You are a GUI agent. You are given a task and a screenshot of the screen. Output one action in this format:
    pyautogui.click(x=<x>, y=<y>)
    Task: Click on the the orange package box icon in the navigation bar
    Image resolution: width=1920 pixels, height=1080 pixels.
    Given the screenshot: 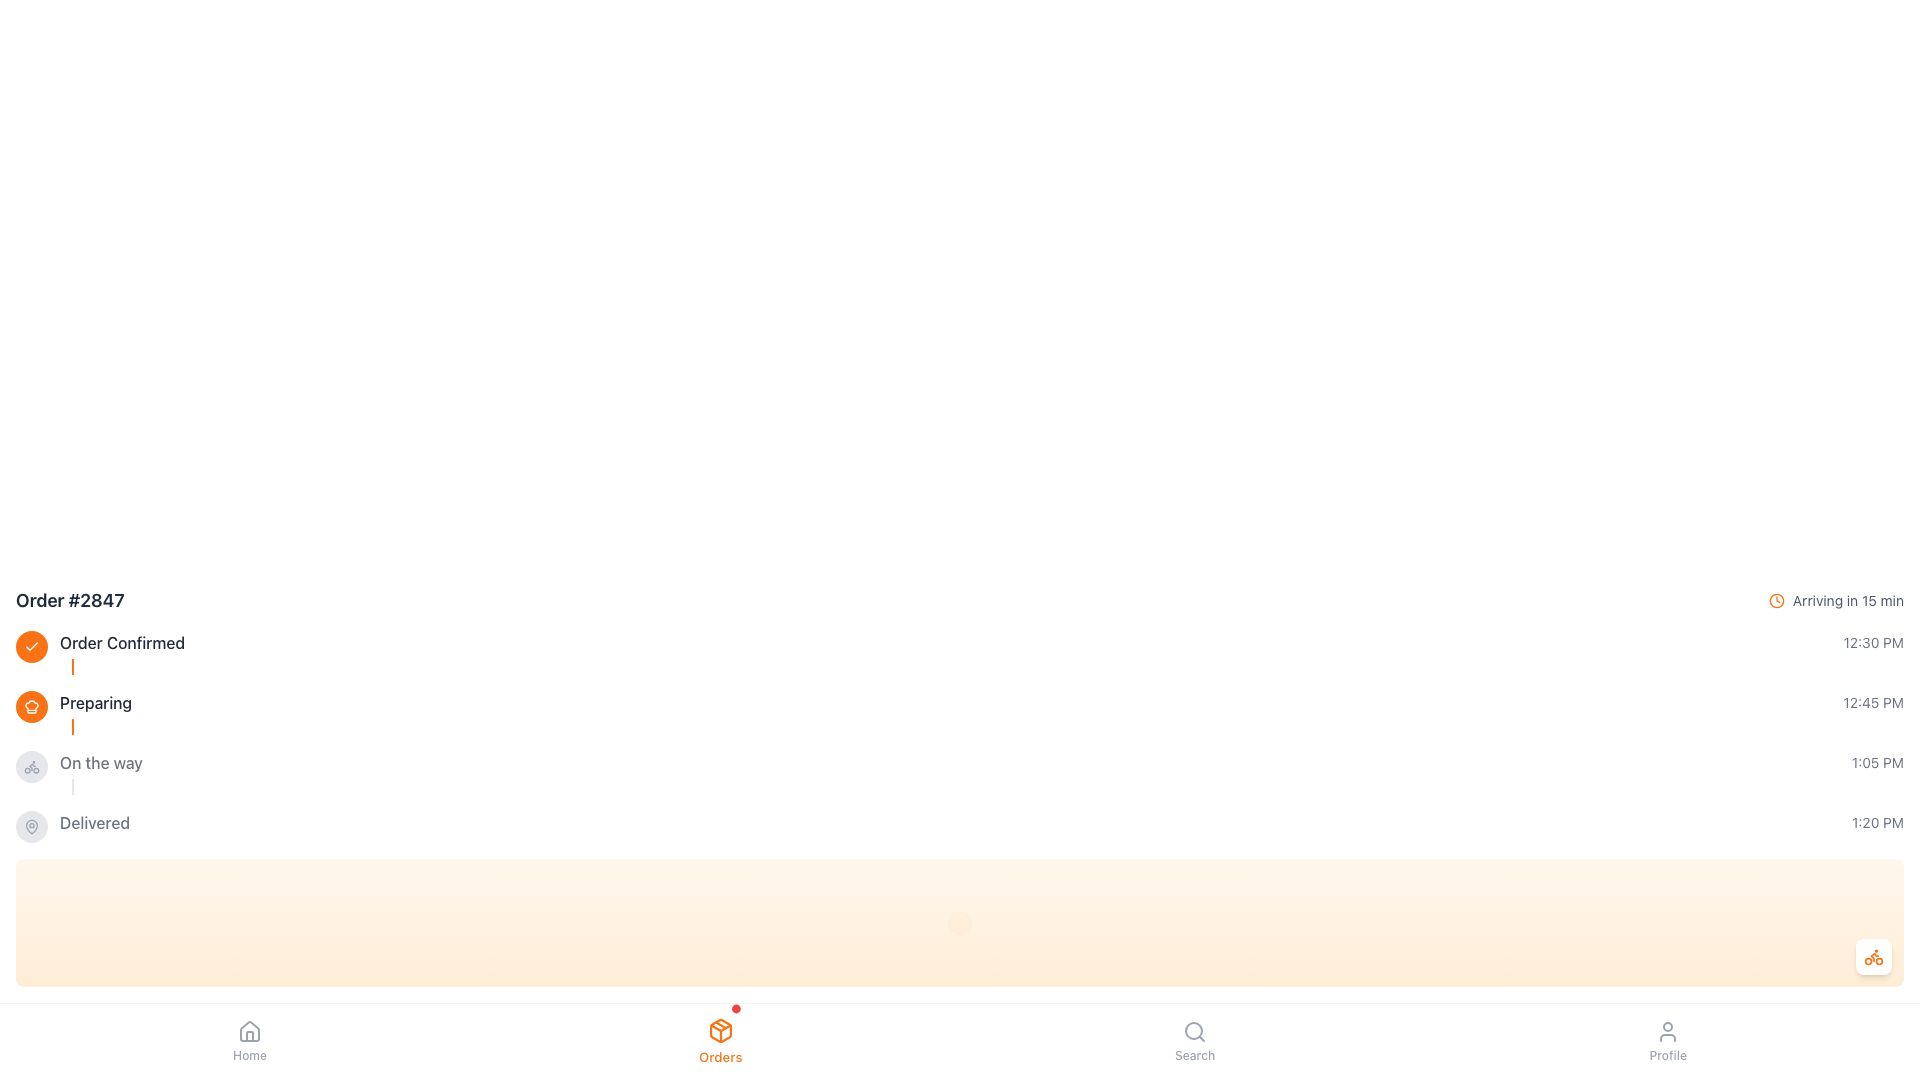 What is the action you would take?
    pyautogui.click(x=720, y=1030)
    